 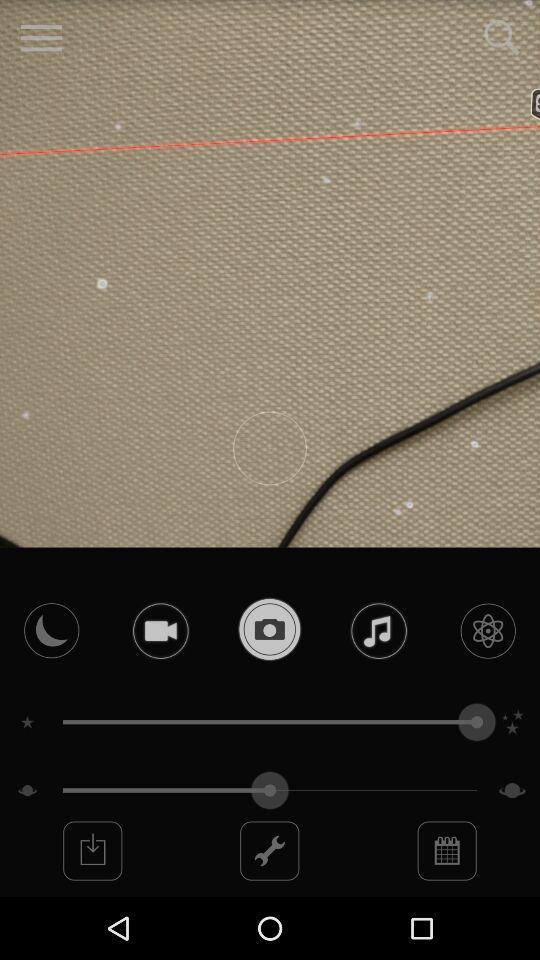 I want to click on the videocam icon, so click(x=159, y=675).